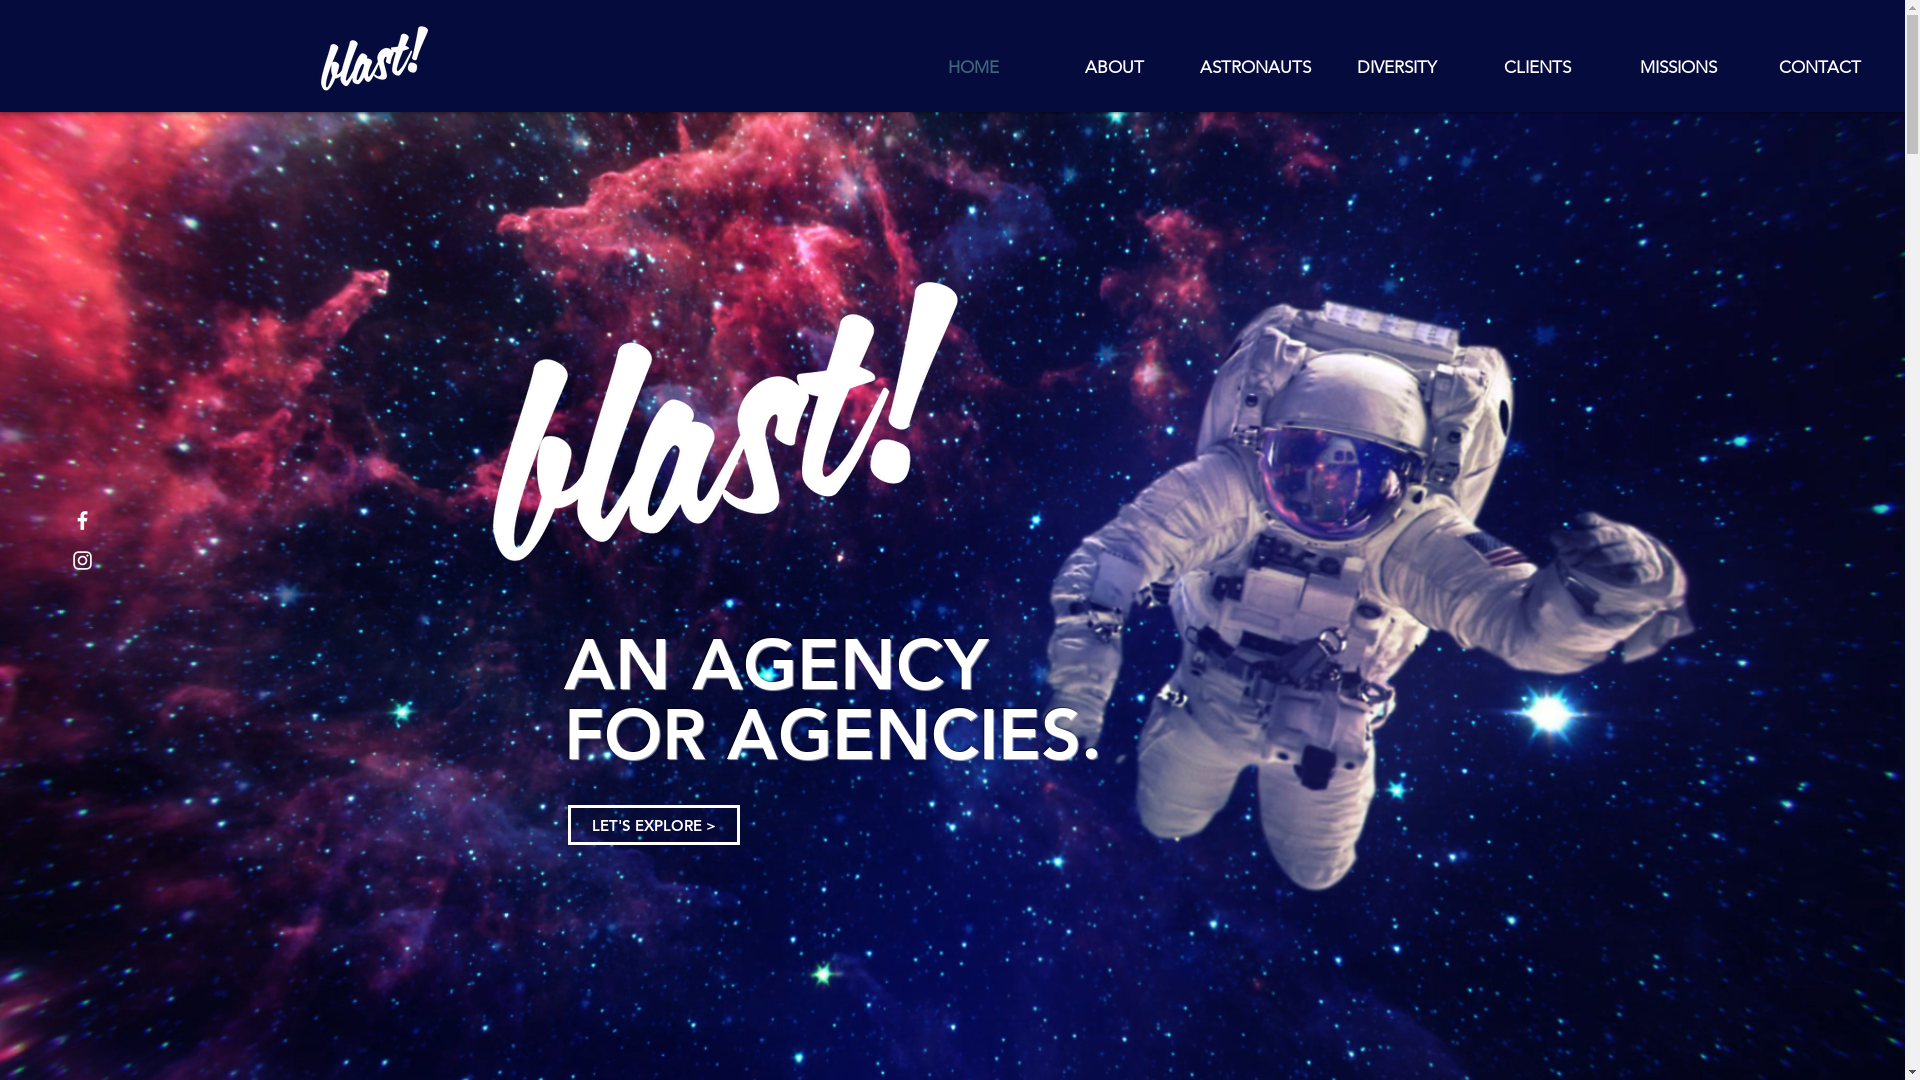 Image resolution: width=1920 pixels, height=1080 pixels. I want to click on 'CONTACT', so click(1819, 65).